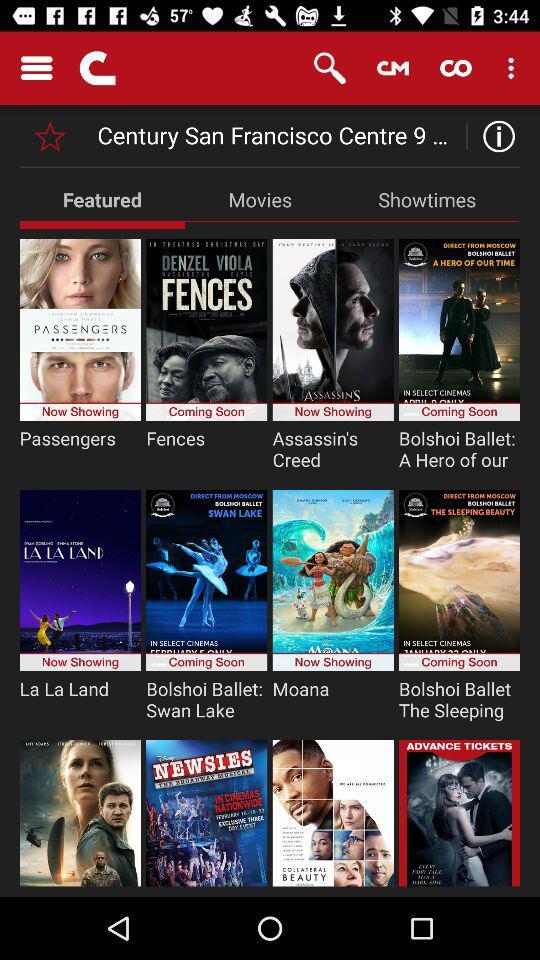 This screenshot has width=540, height=960. I want to click on icon above the century san francisco, so click(393, 68).